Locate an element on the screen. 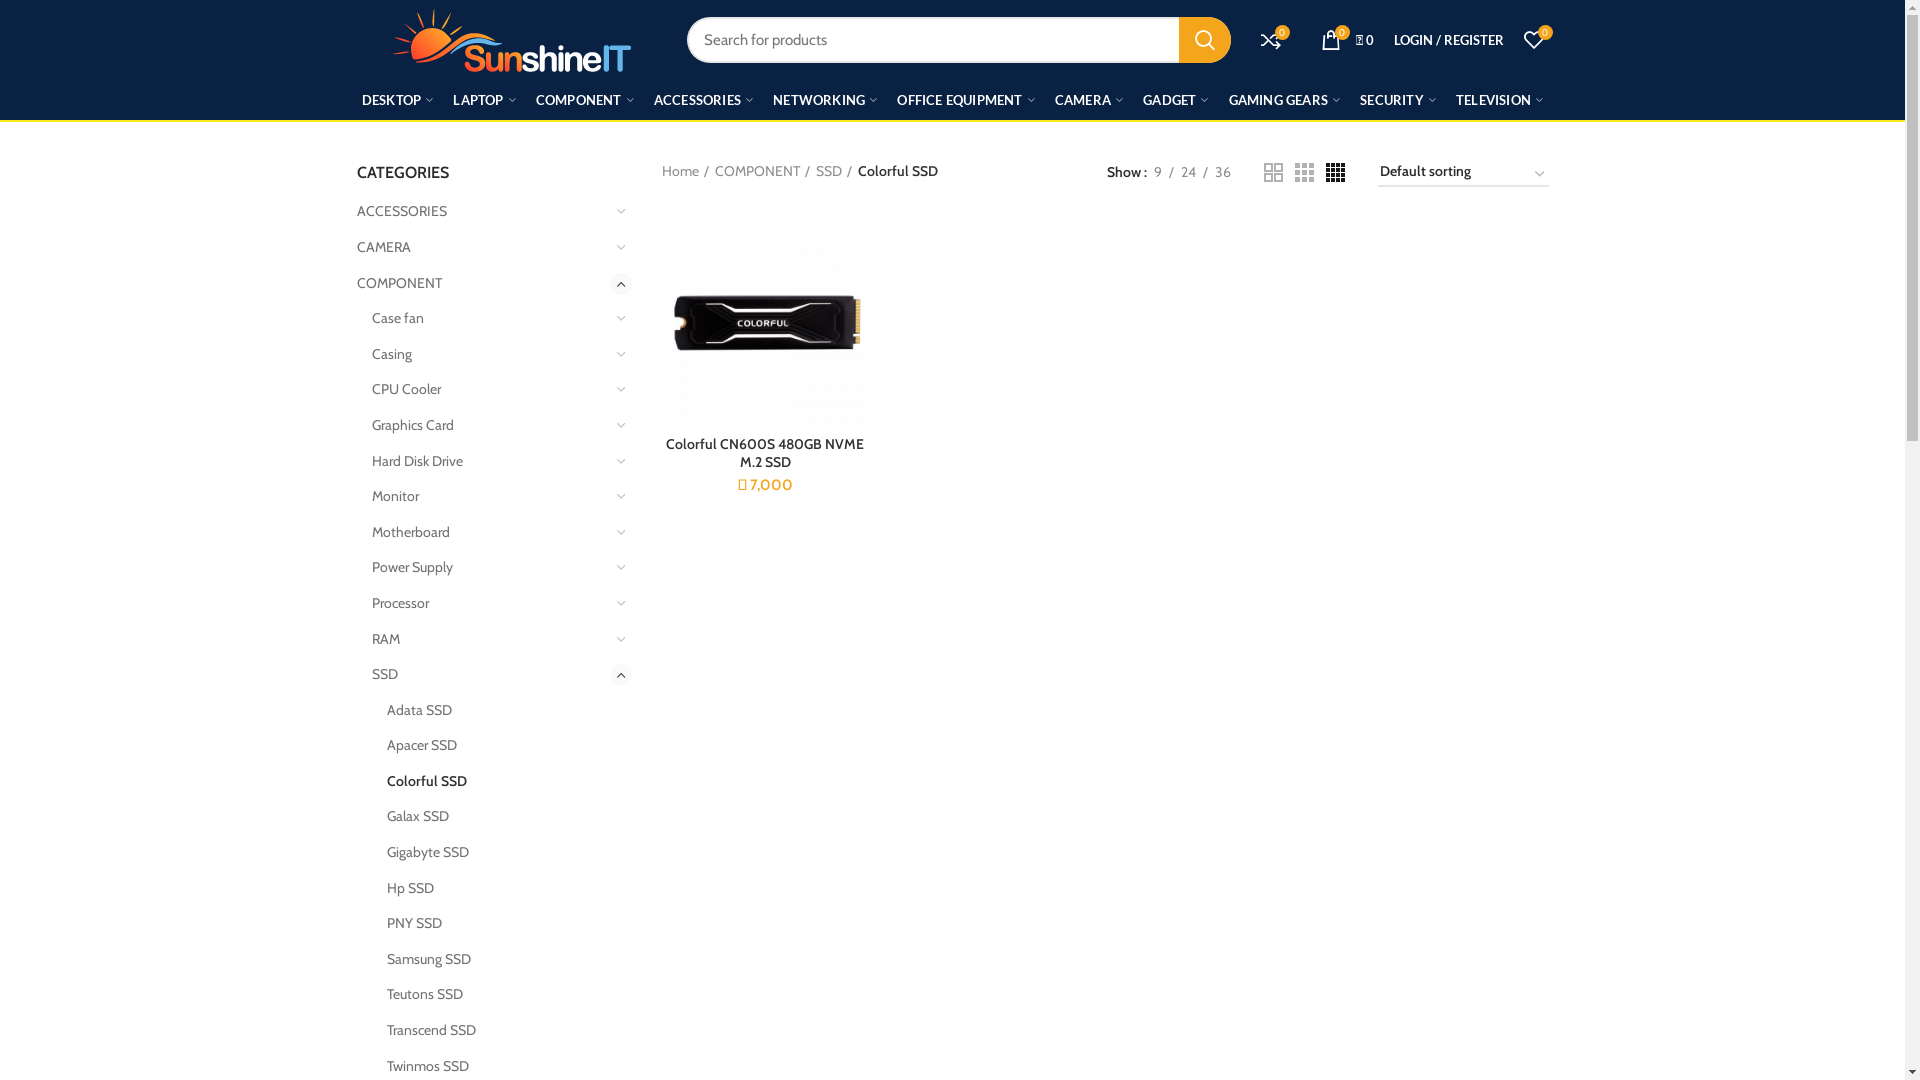 This screenshot has width=1920, height=1080. 'NETWORKING' is located at coordinates (825, 100).